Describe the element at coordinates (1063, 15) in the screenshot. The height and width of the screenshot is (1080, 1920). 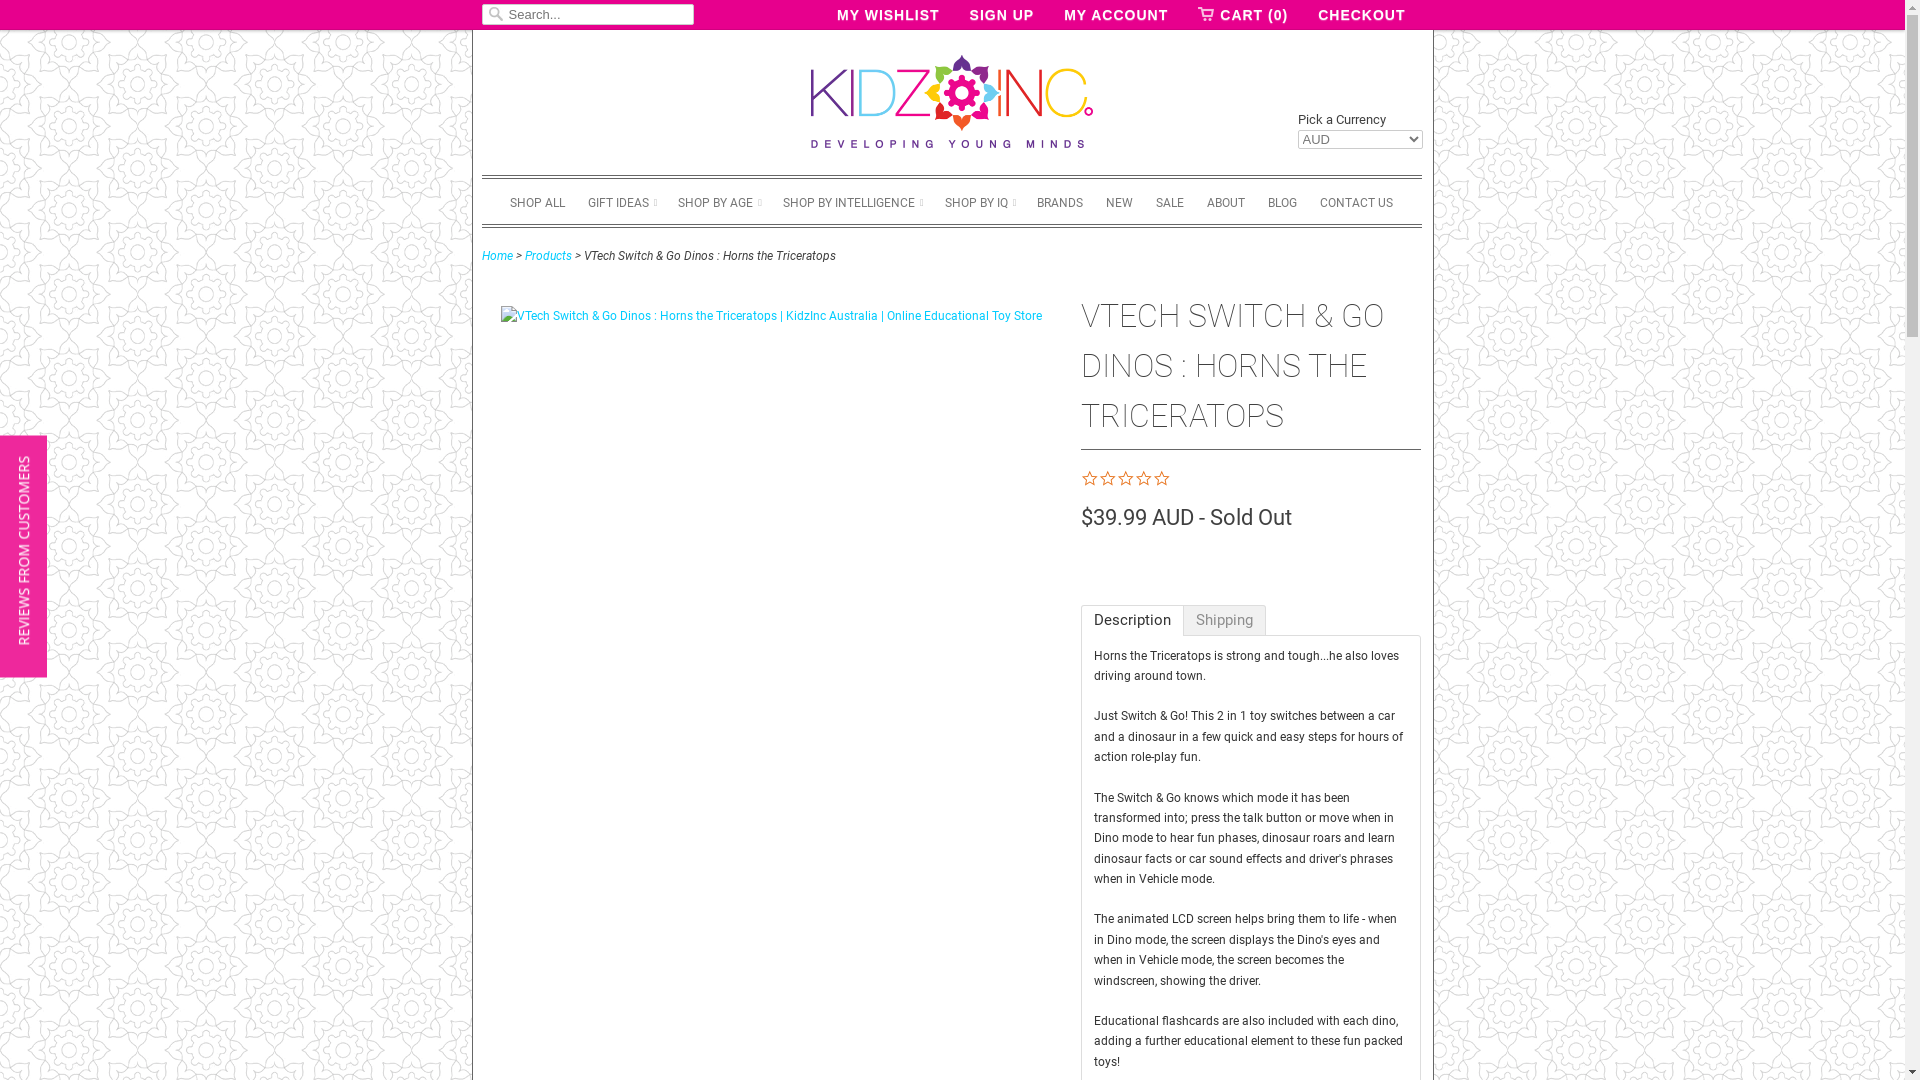
I see `'MY ACCOUNT'` at that location.